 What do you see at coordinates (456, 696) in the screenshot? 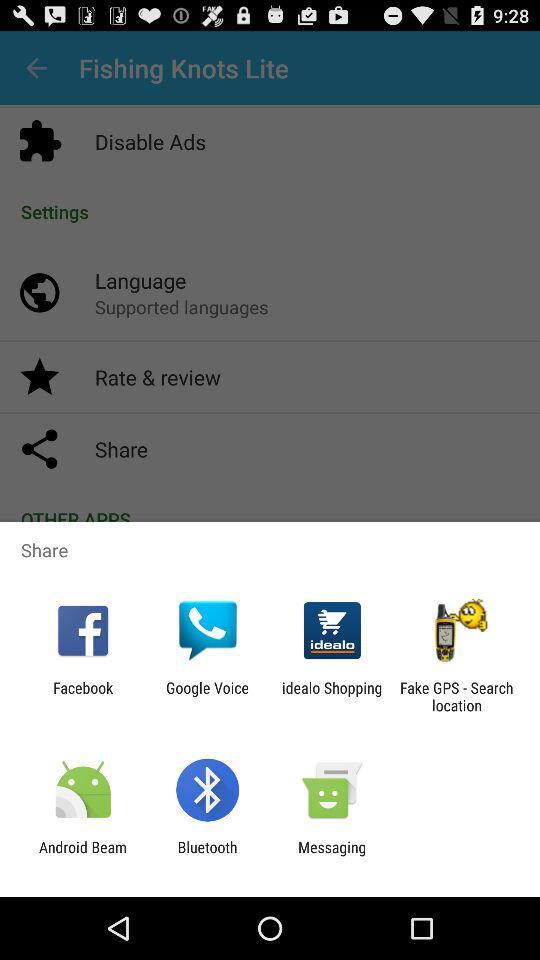
I see `icon next to the idealo shopping` at bounding box center [456, 696].